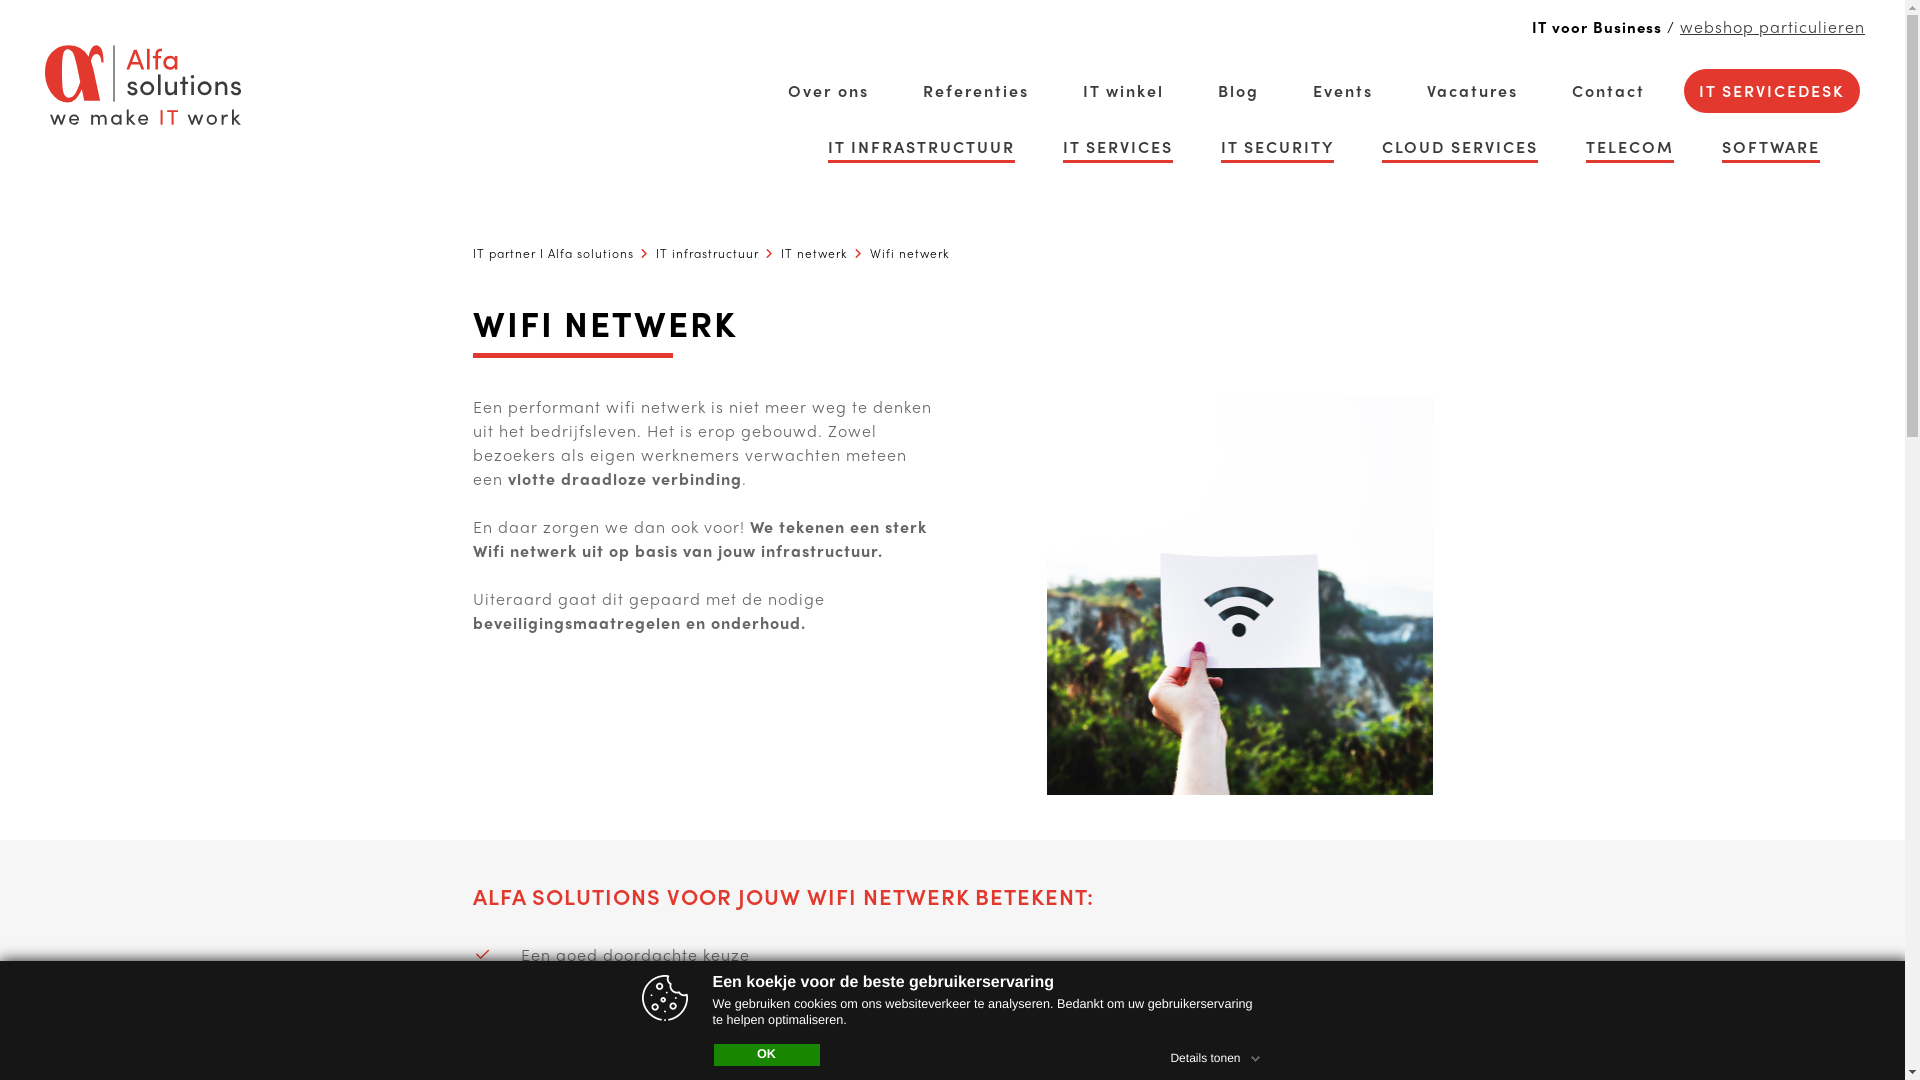 The width and height of the screenshot is (1920, 1080). I want to click on 'IT SECURITY', so click(1276, 145).